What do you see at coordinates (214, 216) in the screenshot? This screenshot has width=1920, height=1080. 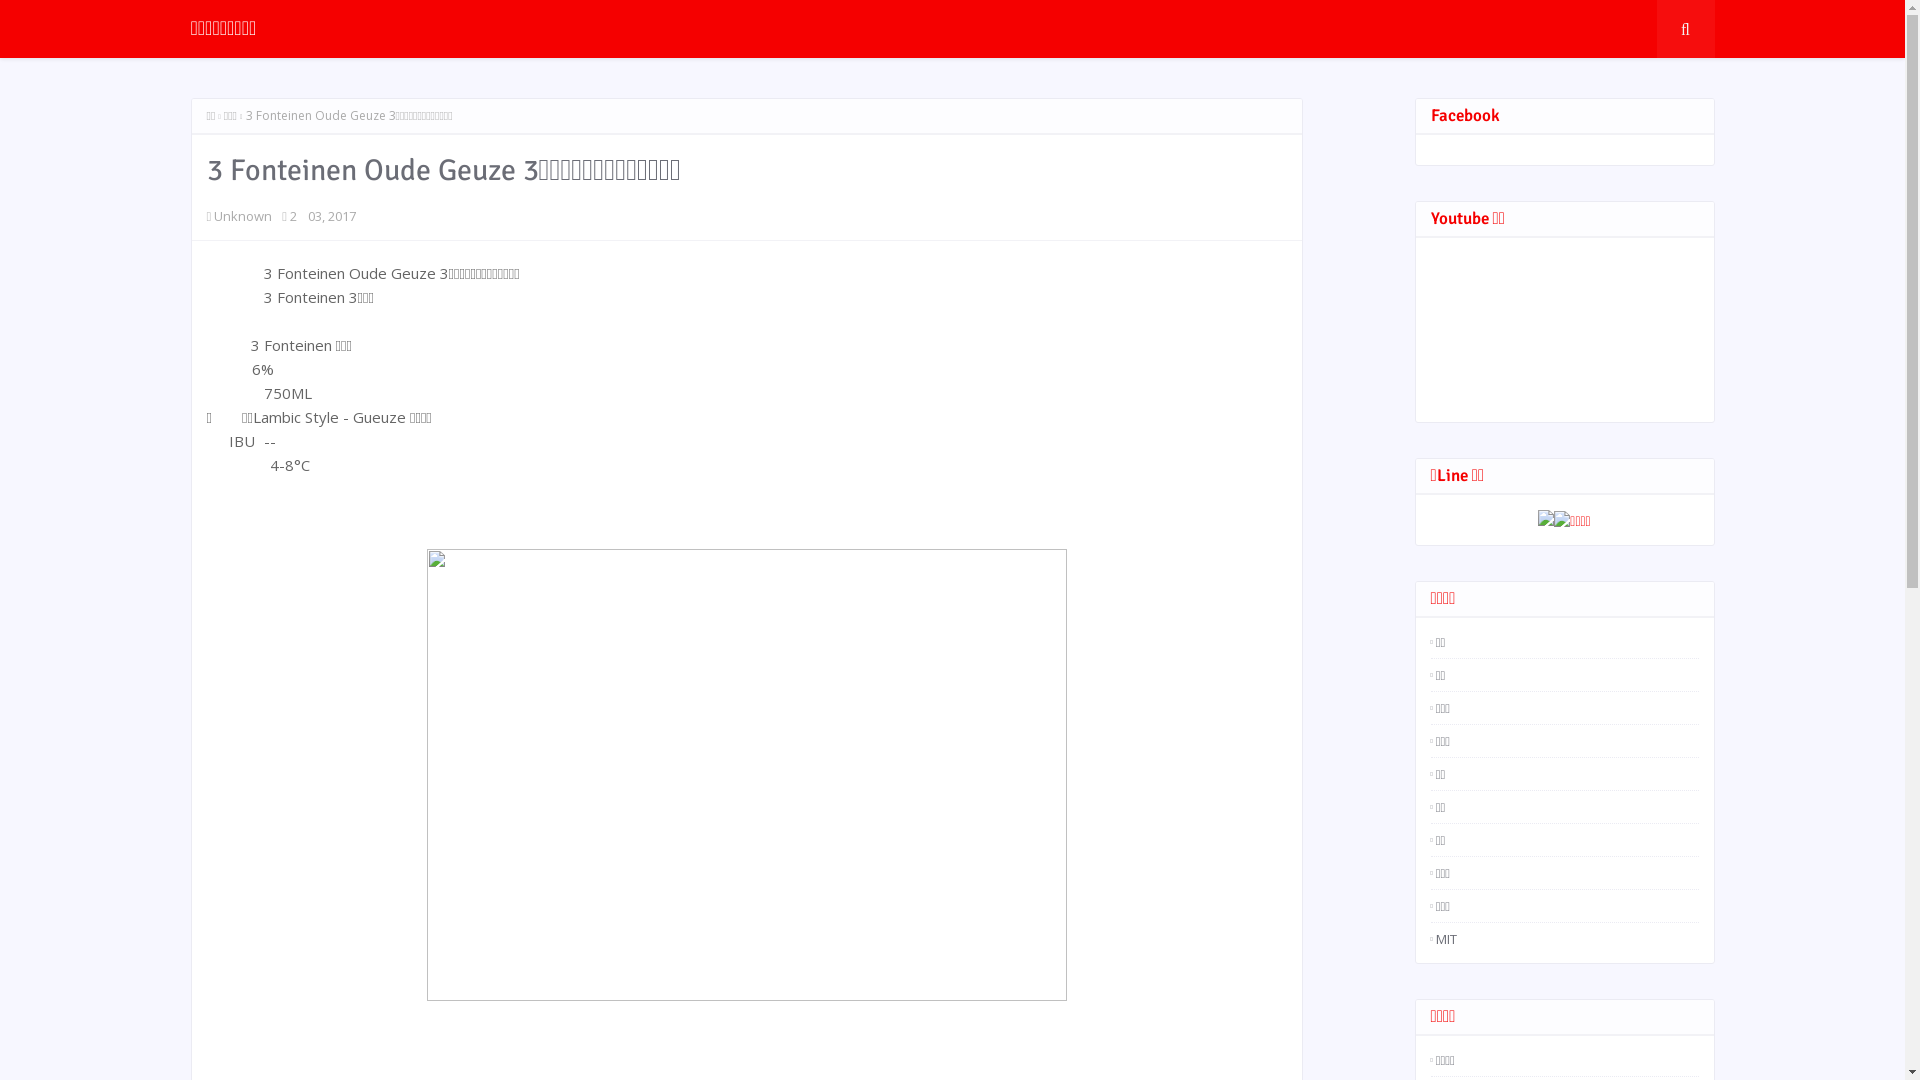 I see `'Unknown'` at bounding box center [214, 216].